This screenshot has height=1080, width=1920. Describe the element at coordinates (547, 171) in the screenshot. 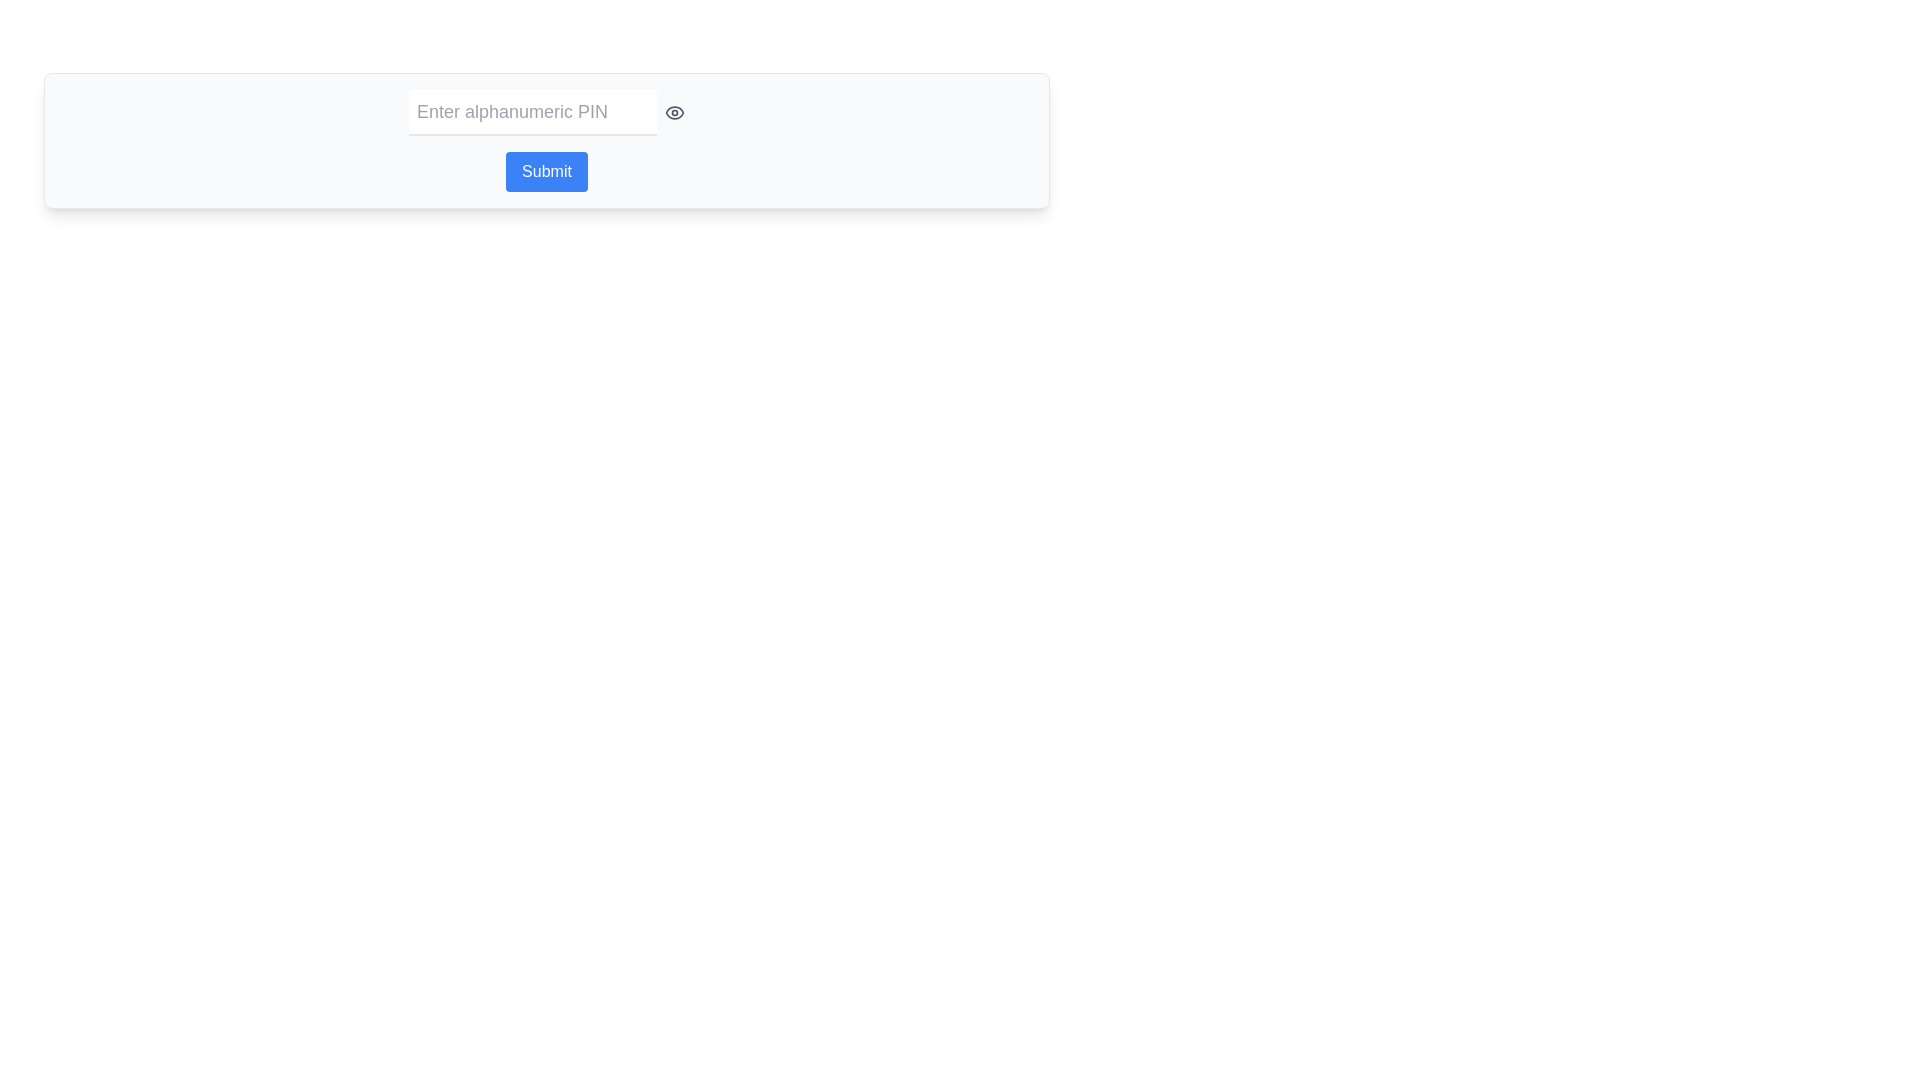

I see `the submit button located centrally at the bottom of the form group` at that location.